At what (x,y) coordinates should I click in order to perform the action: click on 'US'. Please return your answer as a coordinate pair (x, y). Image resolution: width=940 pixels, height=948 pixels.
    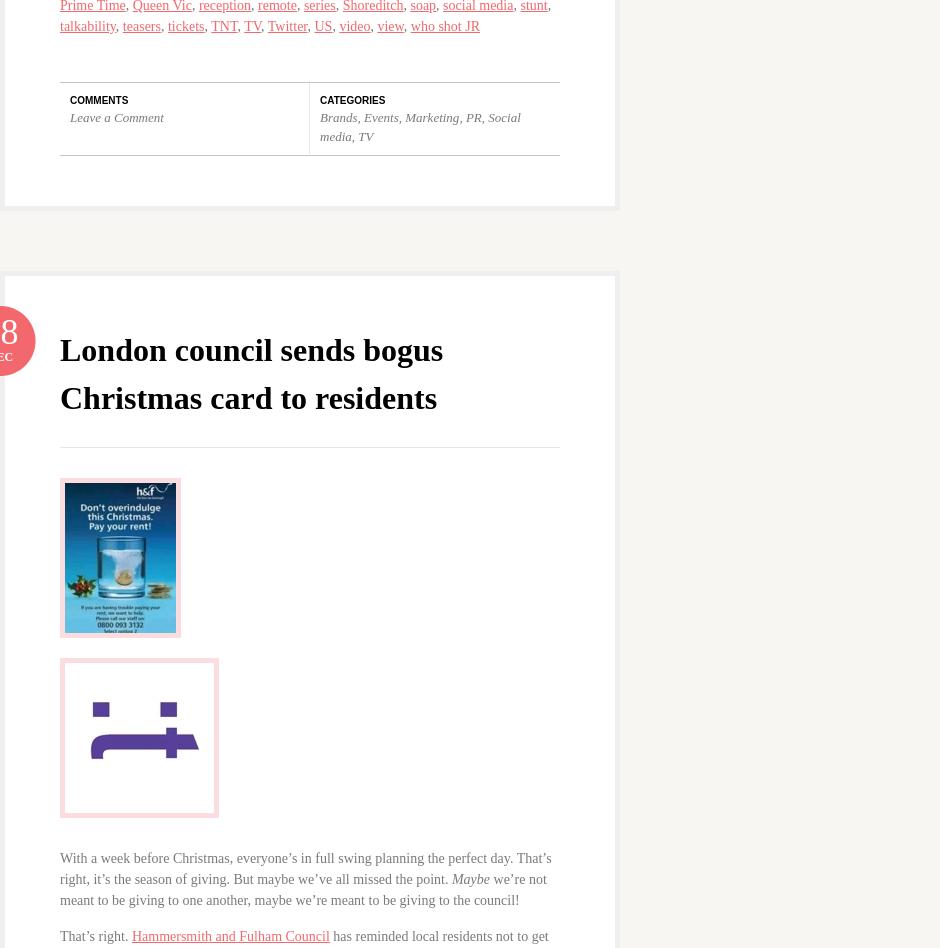
    Looking at the image, I should click on (322, 25).